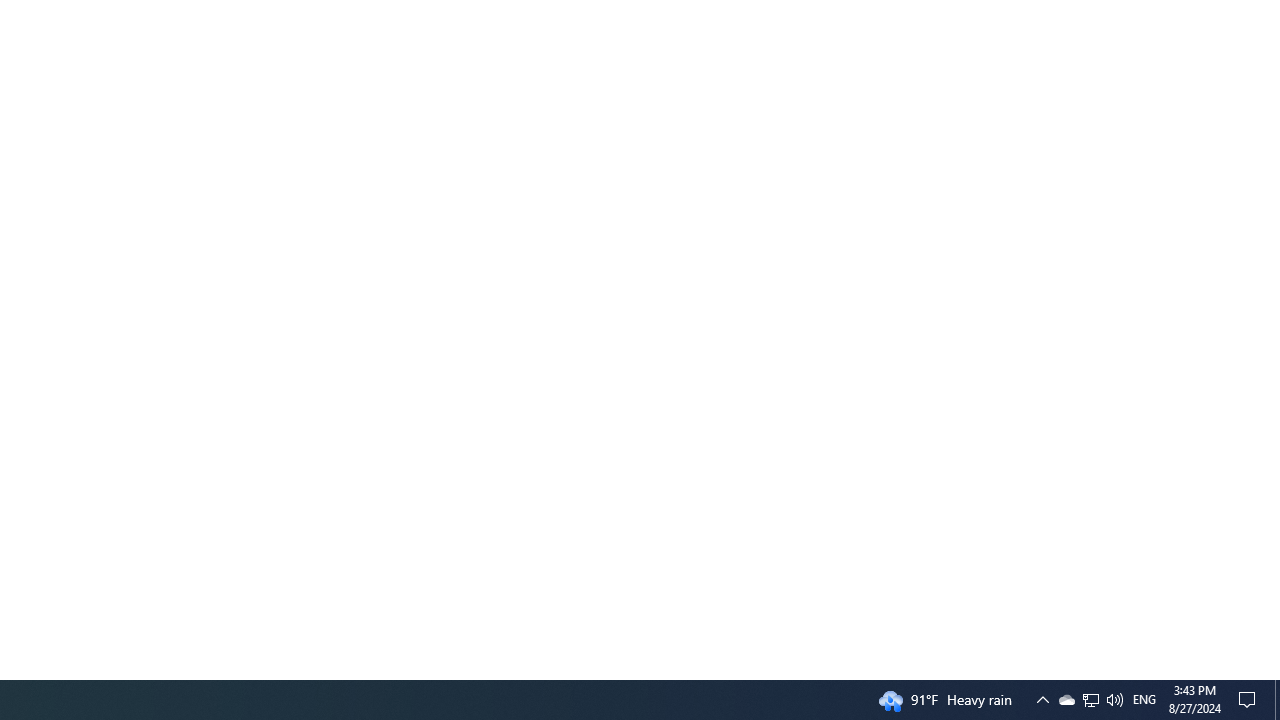 This screenshot has height=720, width=1280. I want to click on 'Notification Chevron', so click(1041, 698).